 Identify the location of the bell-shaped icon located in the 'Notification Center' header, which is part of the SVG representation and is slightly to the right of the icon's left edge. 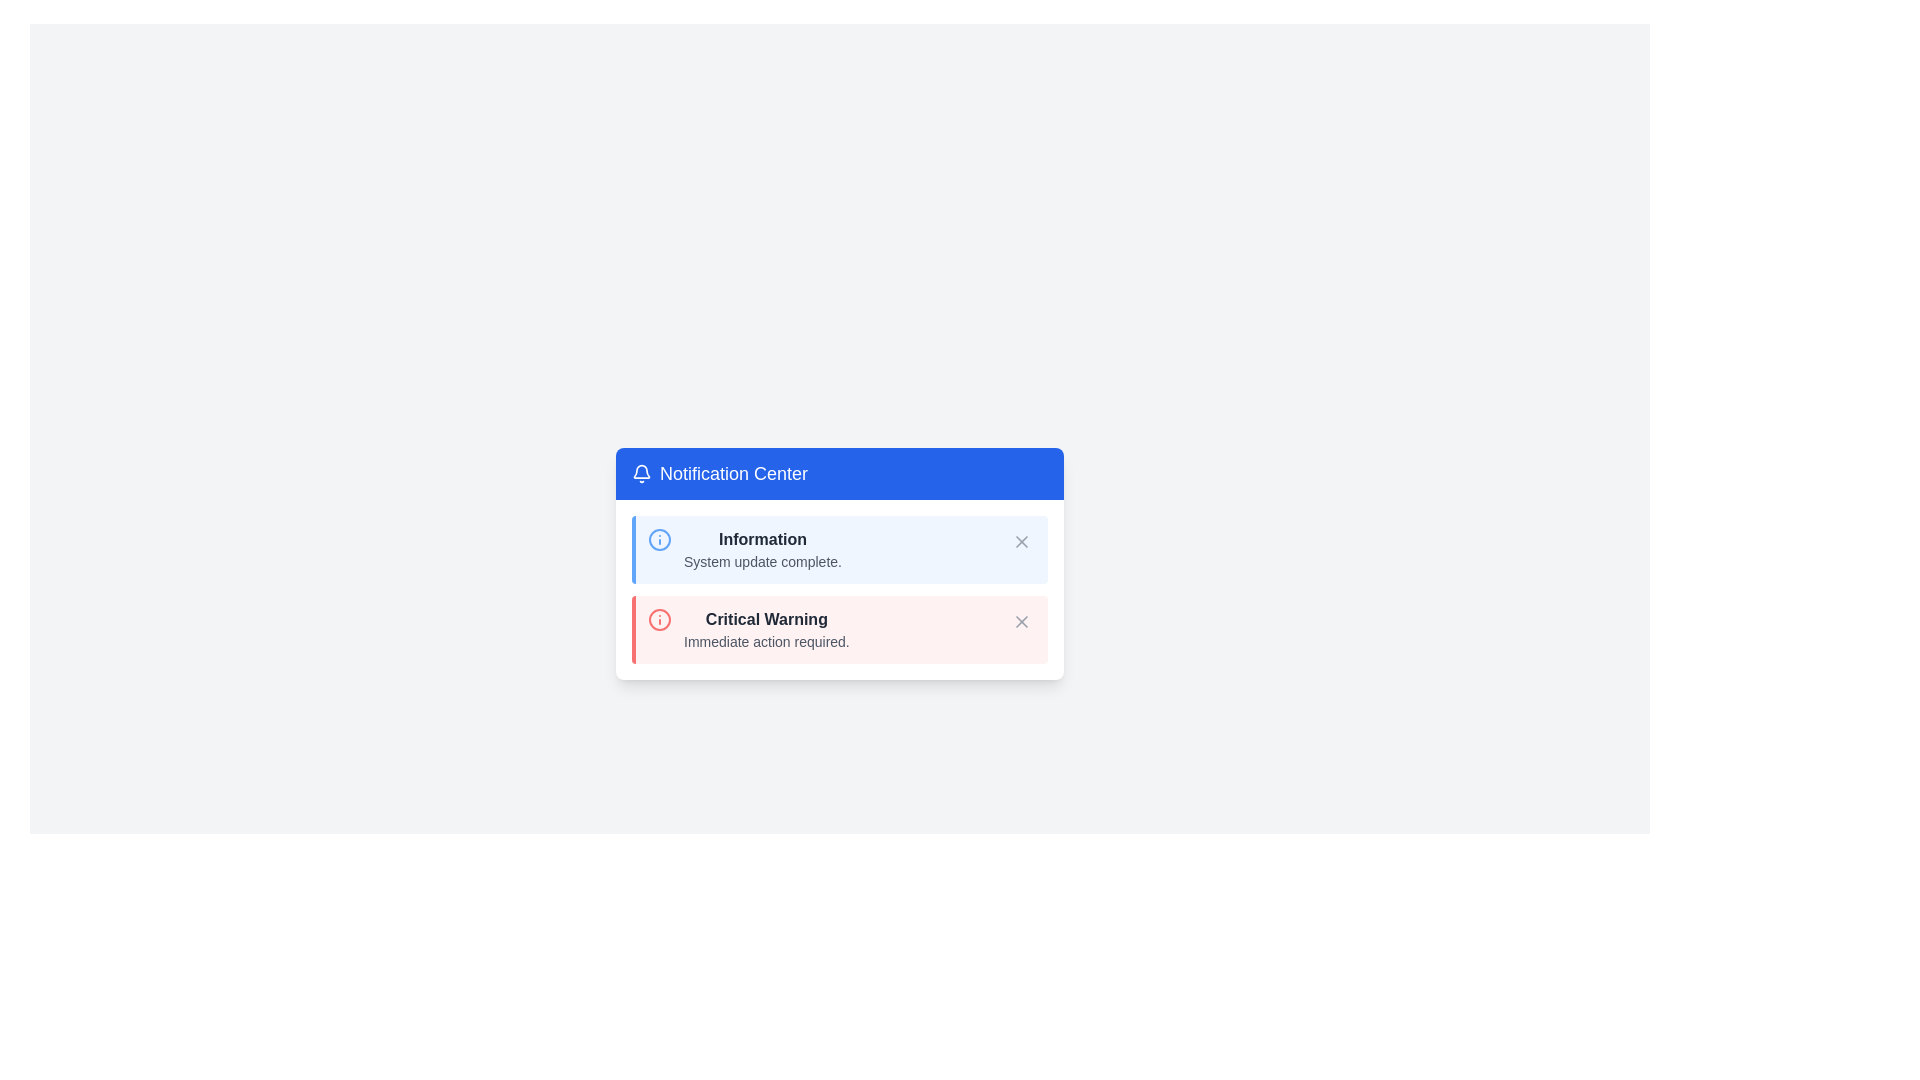
(642, 471).